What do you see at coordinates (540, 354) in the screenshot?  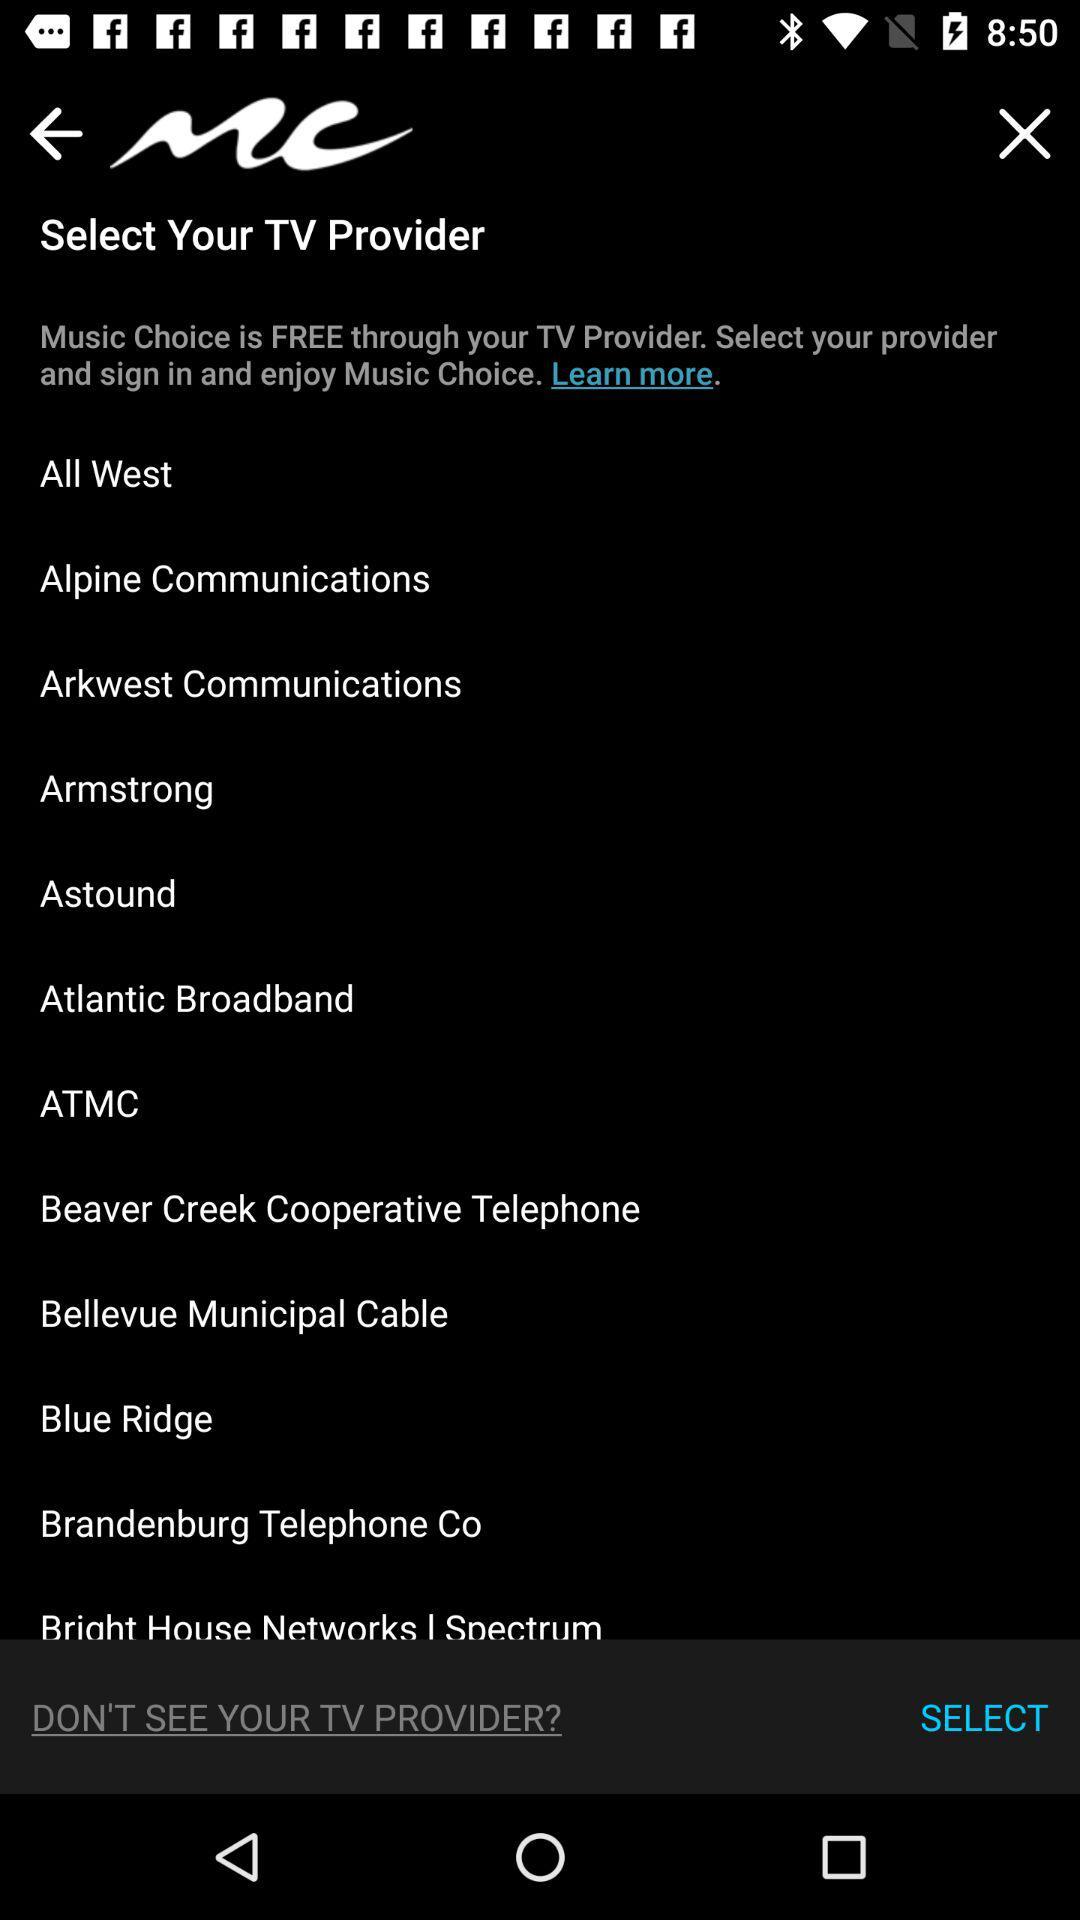 I see `the music choice is item` at bounding box center [540, 354].